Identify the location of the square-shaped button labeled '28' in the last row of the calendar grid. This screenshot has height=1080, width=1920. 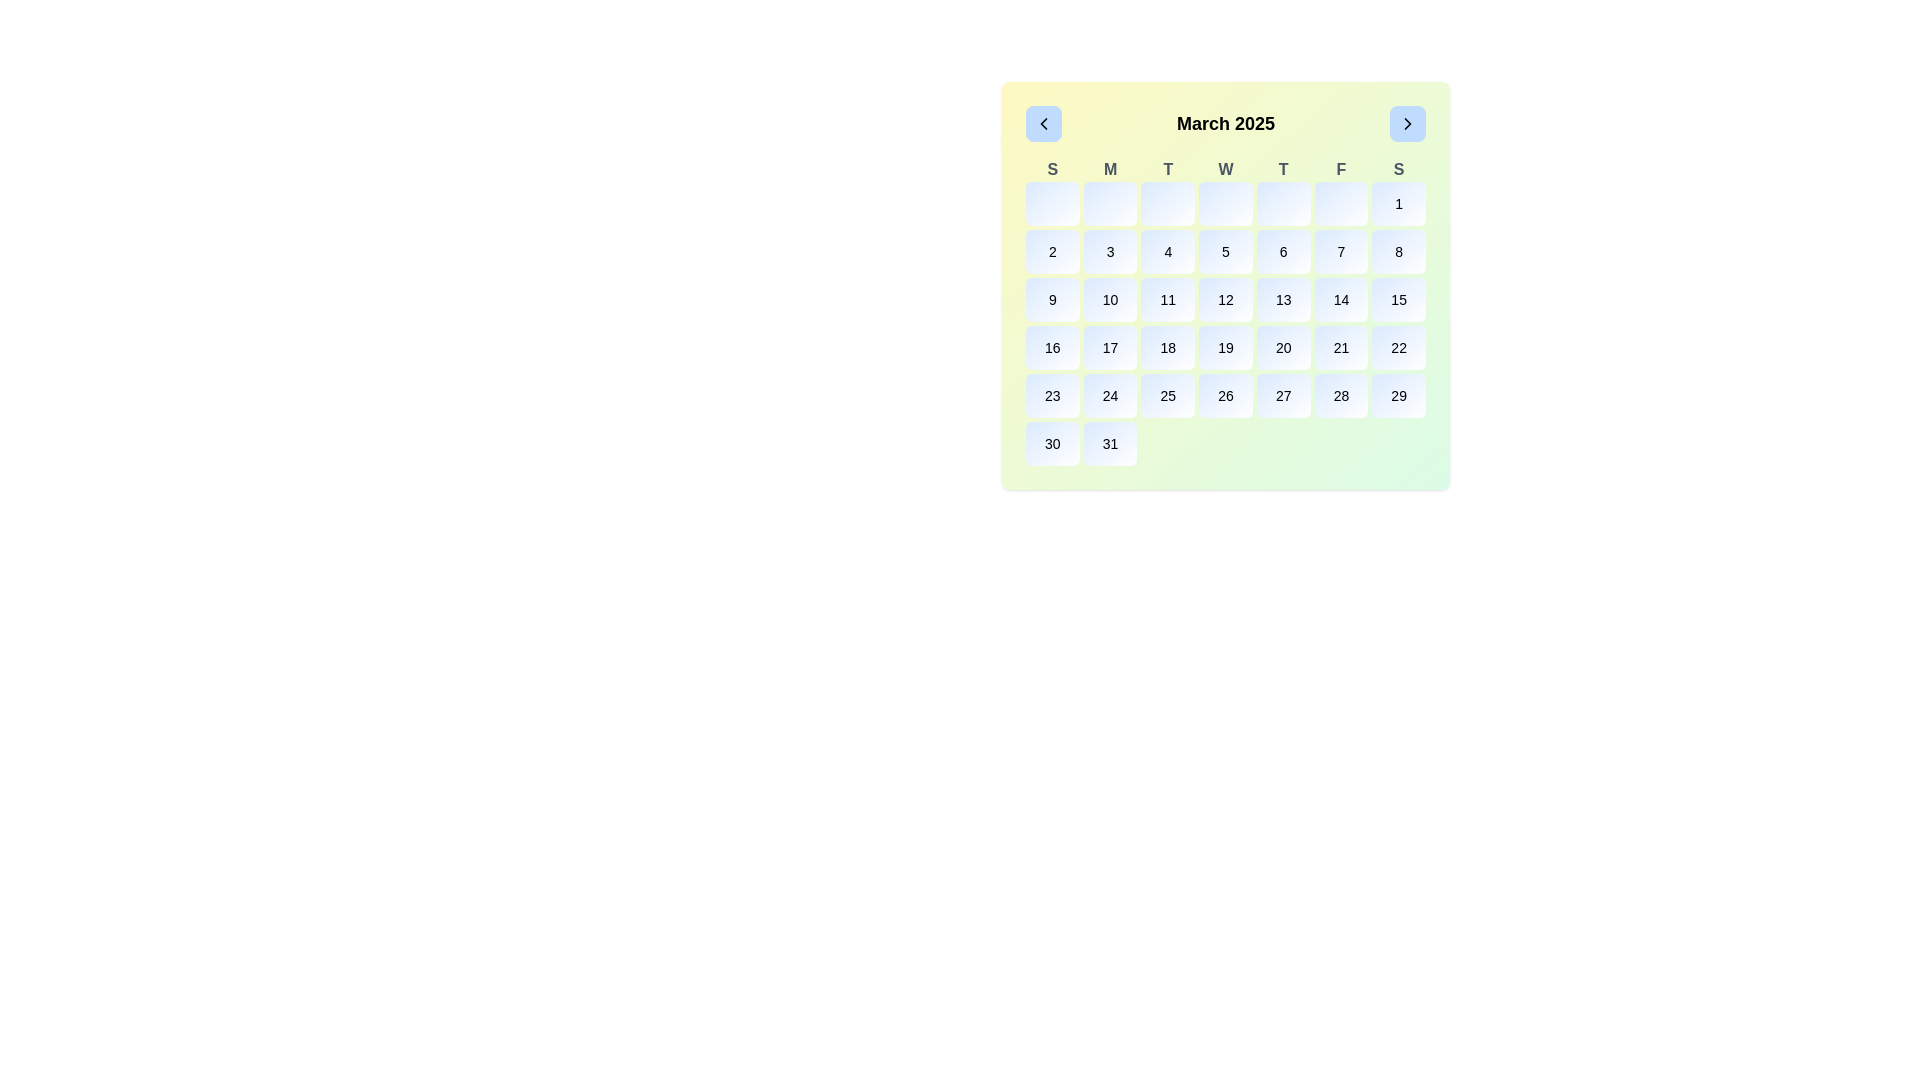
(1341, 396).